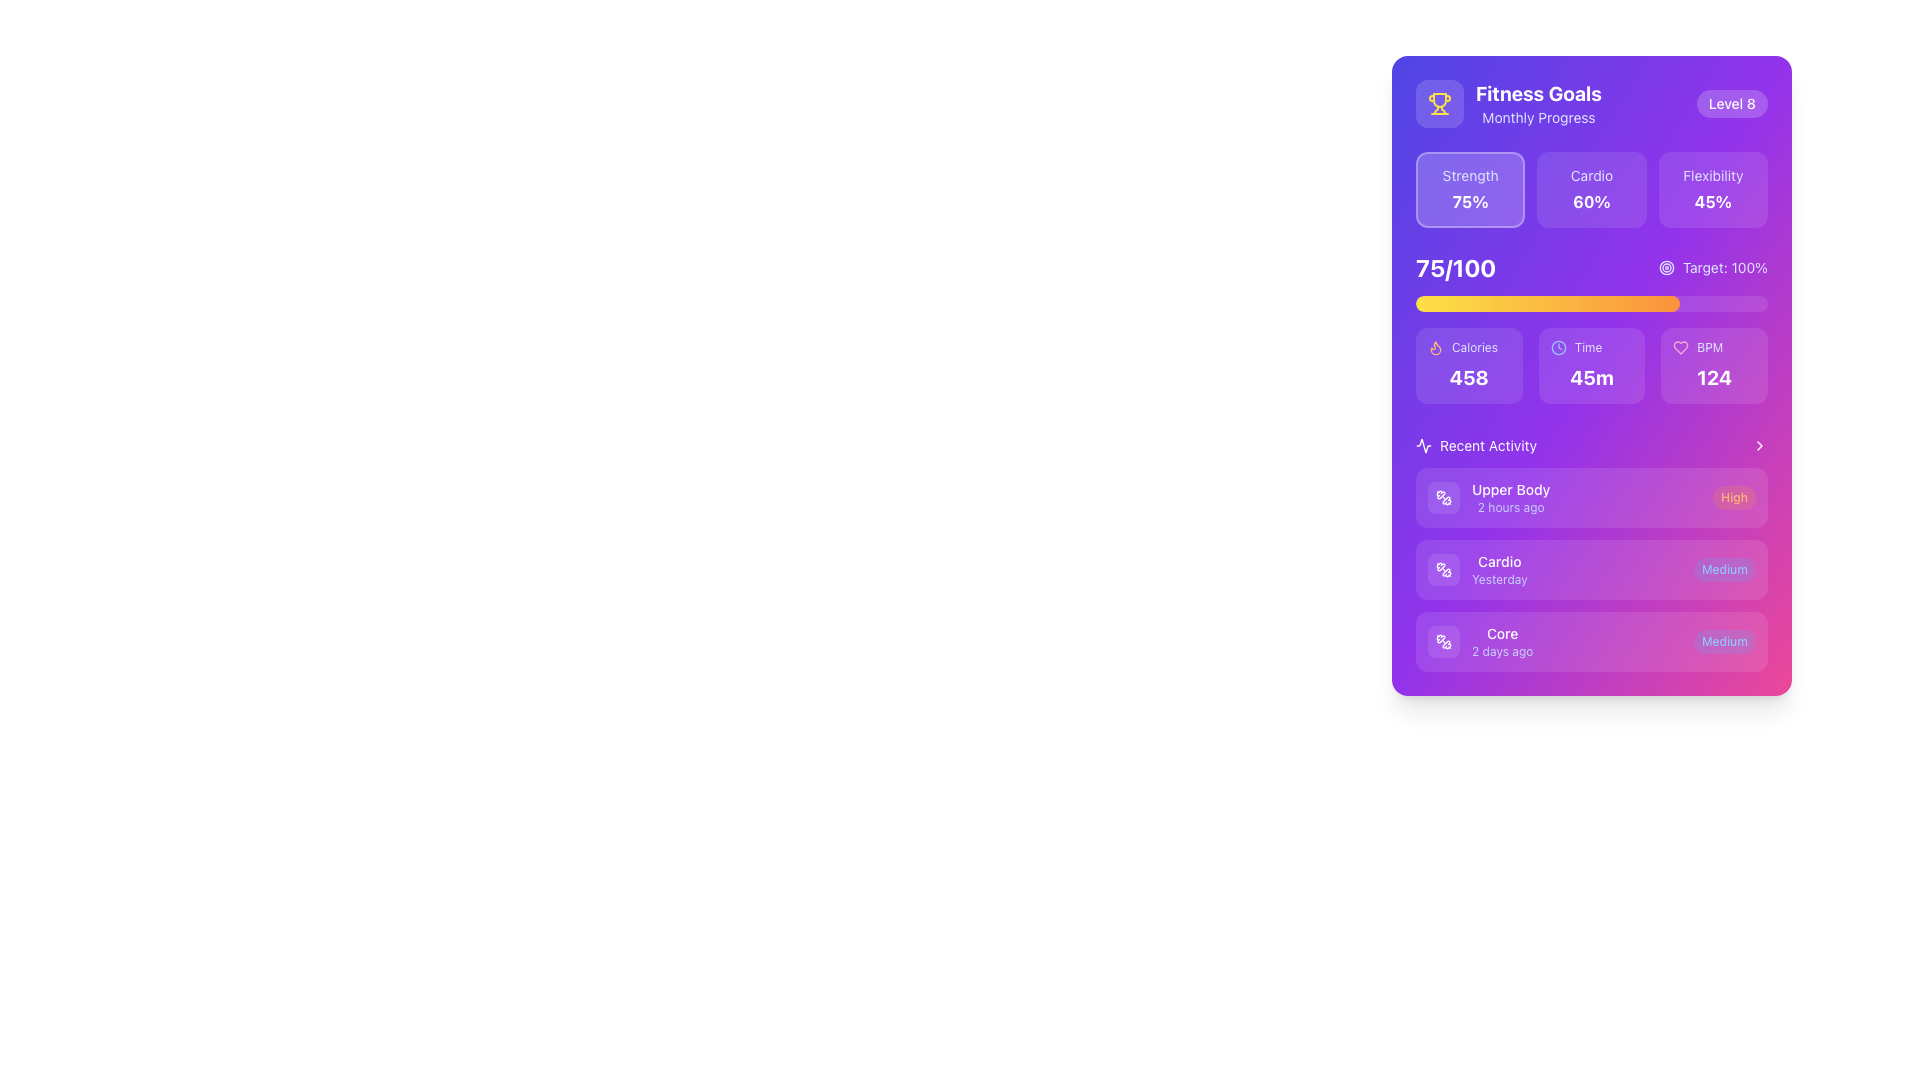 Image resolution: width=1920 pixels, height=1080 pixels. I want to click on text of the label styled as a pill shape with 'Medium' in light blue color, located on the far-right side of the card that includes 'Core' and '2 days ago', so click(1723, 641).